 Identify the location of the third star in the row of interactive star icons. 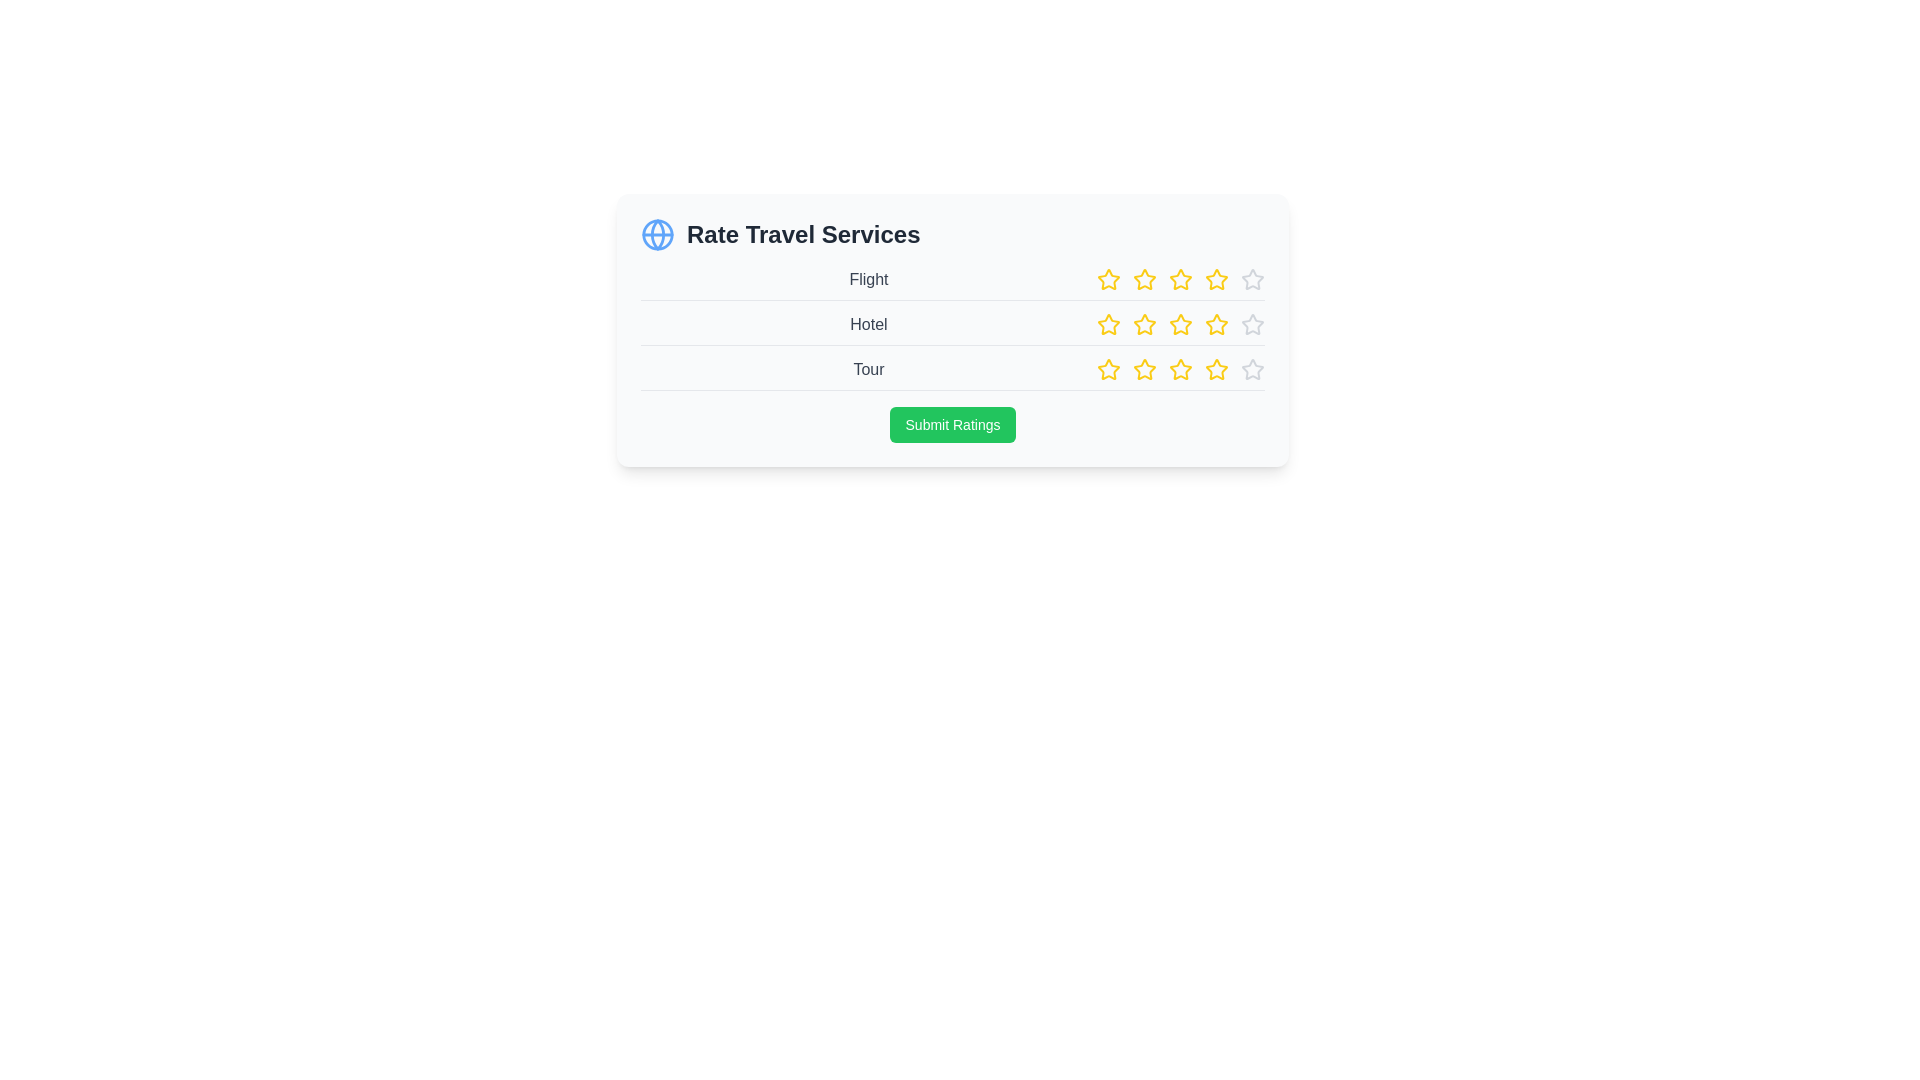
(1180, 280).